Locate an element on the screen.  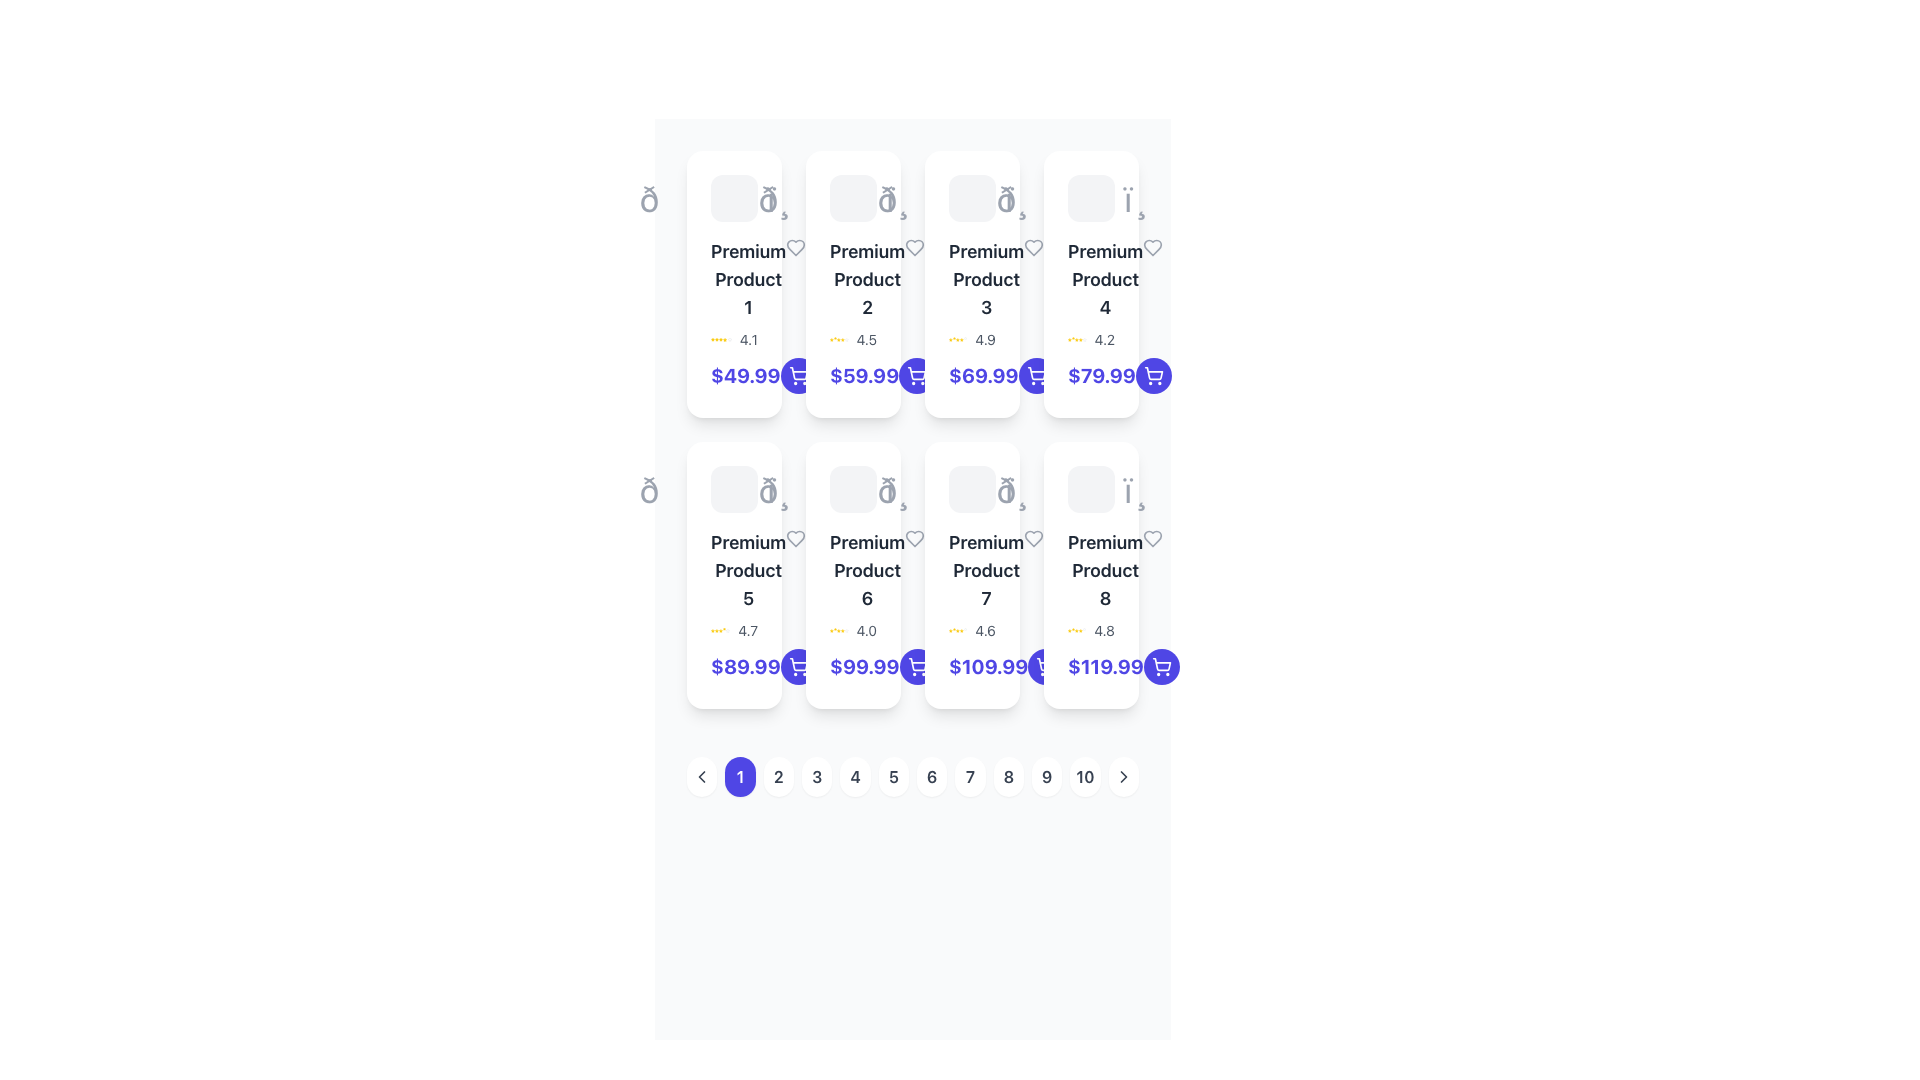
the circular button with a purple background and a white shopping cart icon at the bottom right of the 'Premium Product 3' card is located at coordinates (1036, 375).